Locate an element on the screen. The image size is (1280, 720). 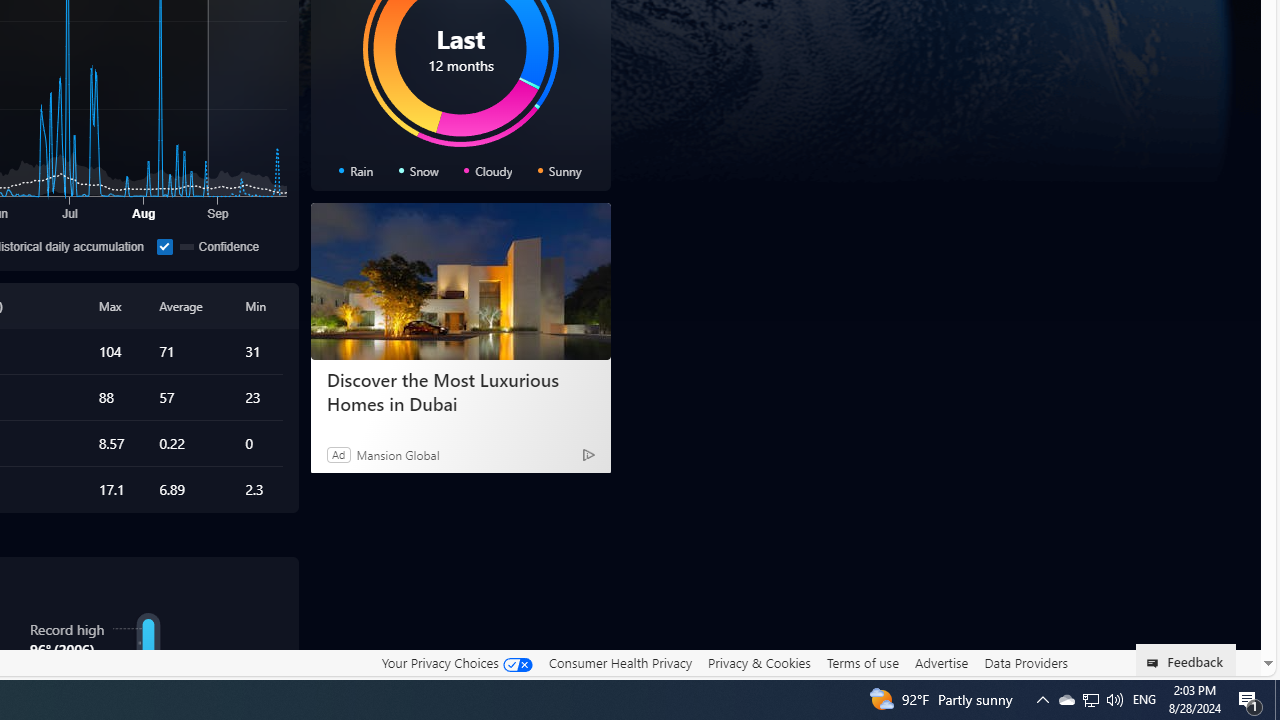
'Consumer Health Privacy' is located at coordinates (619, 663).